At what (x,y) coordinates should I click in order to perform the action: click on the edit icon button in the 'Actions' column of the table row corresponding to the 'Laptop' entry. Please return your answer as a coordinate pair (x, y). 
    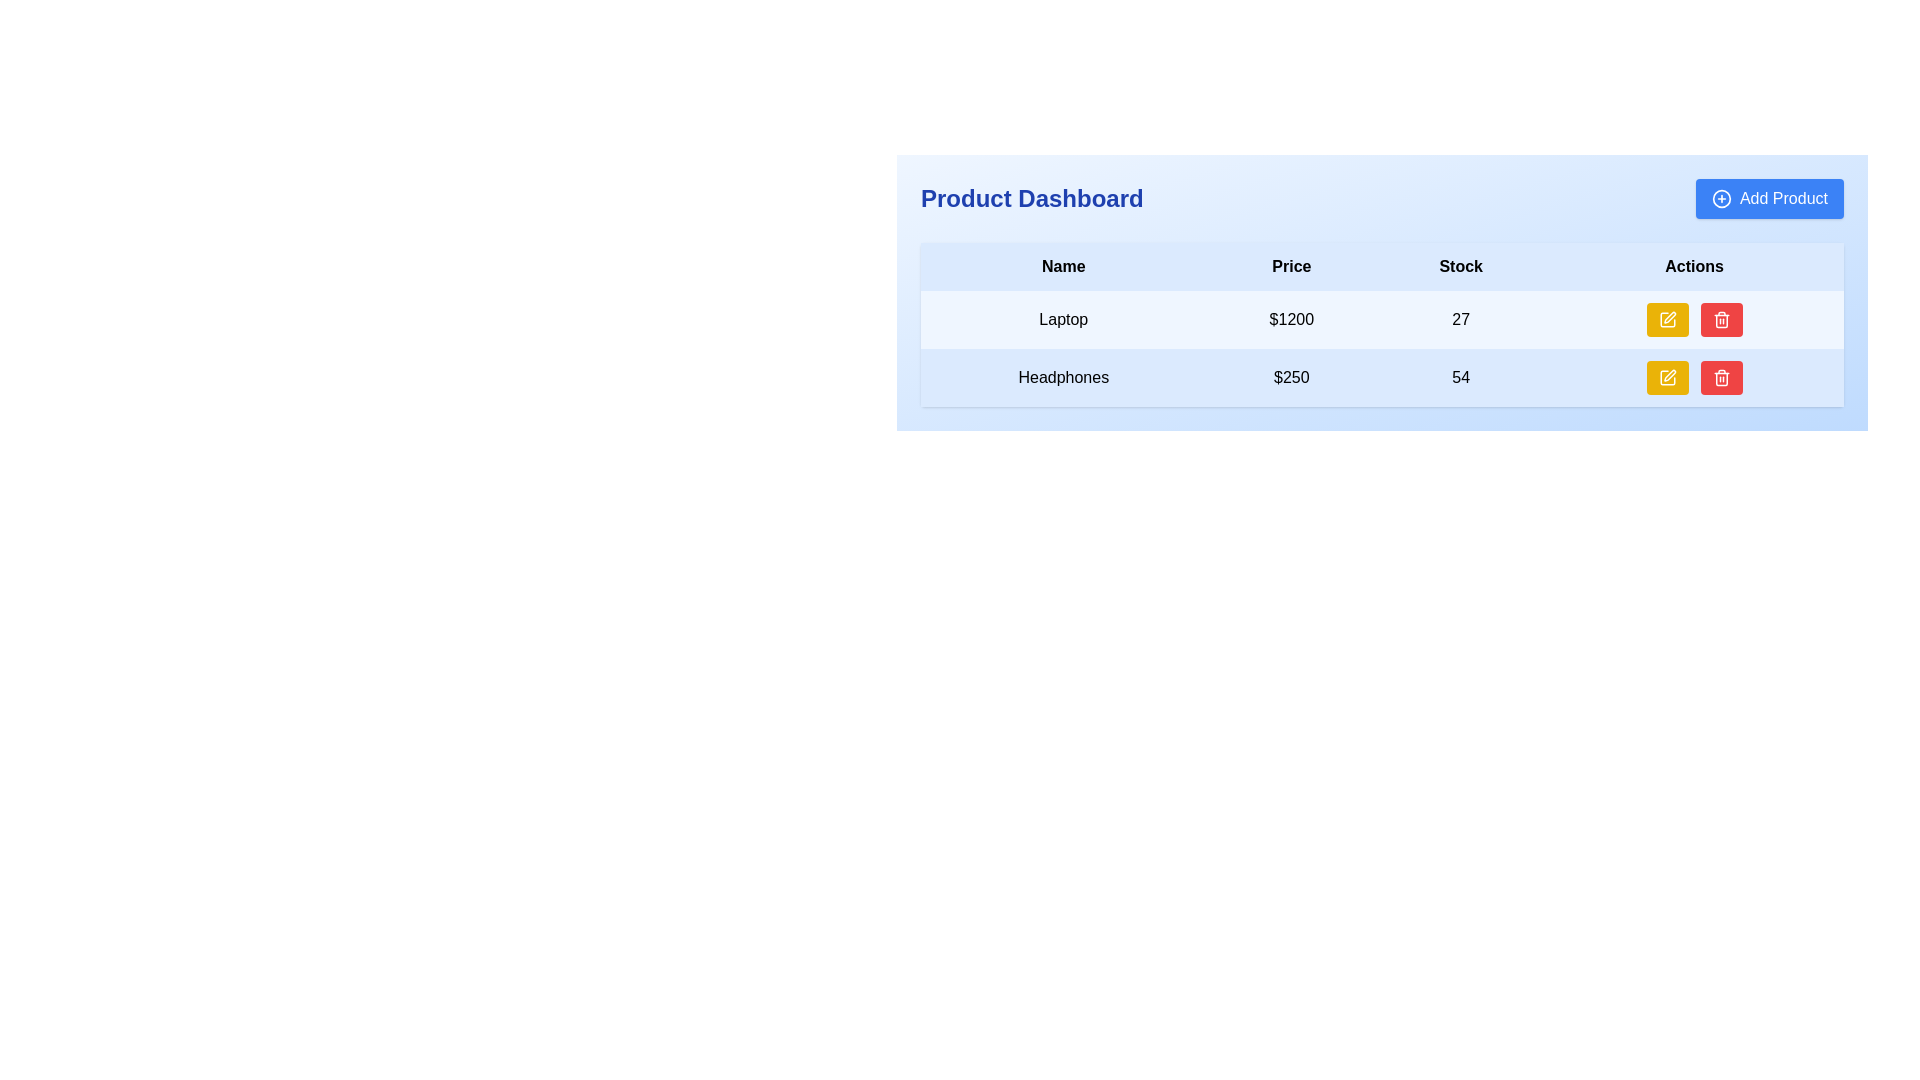
    Looking at the image, I should click on (1667, 319).